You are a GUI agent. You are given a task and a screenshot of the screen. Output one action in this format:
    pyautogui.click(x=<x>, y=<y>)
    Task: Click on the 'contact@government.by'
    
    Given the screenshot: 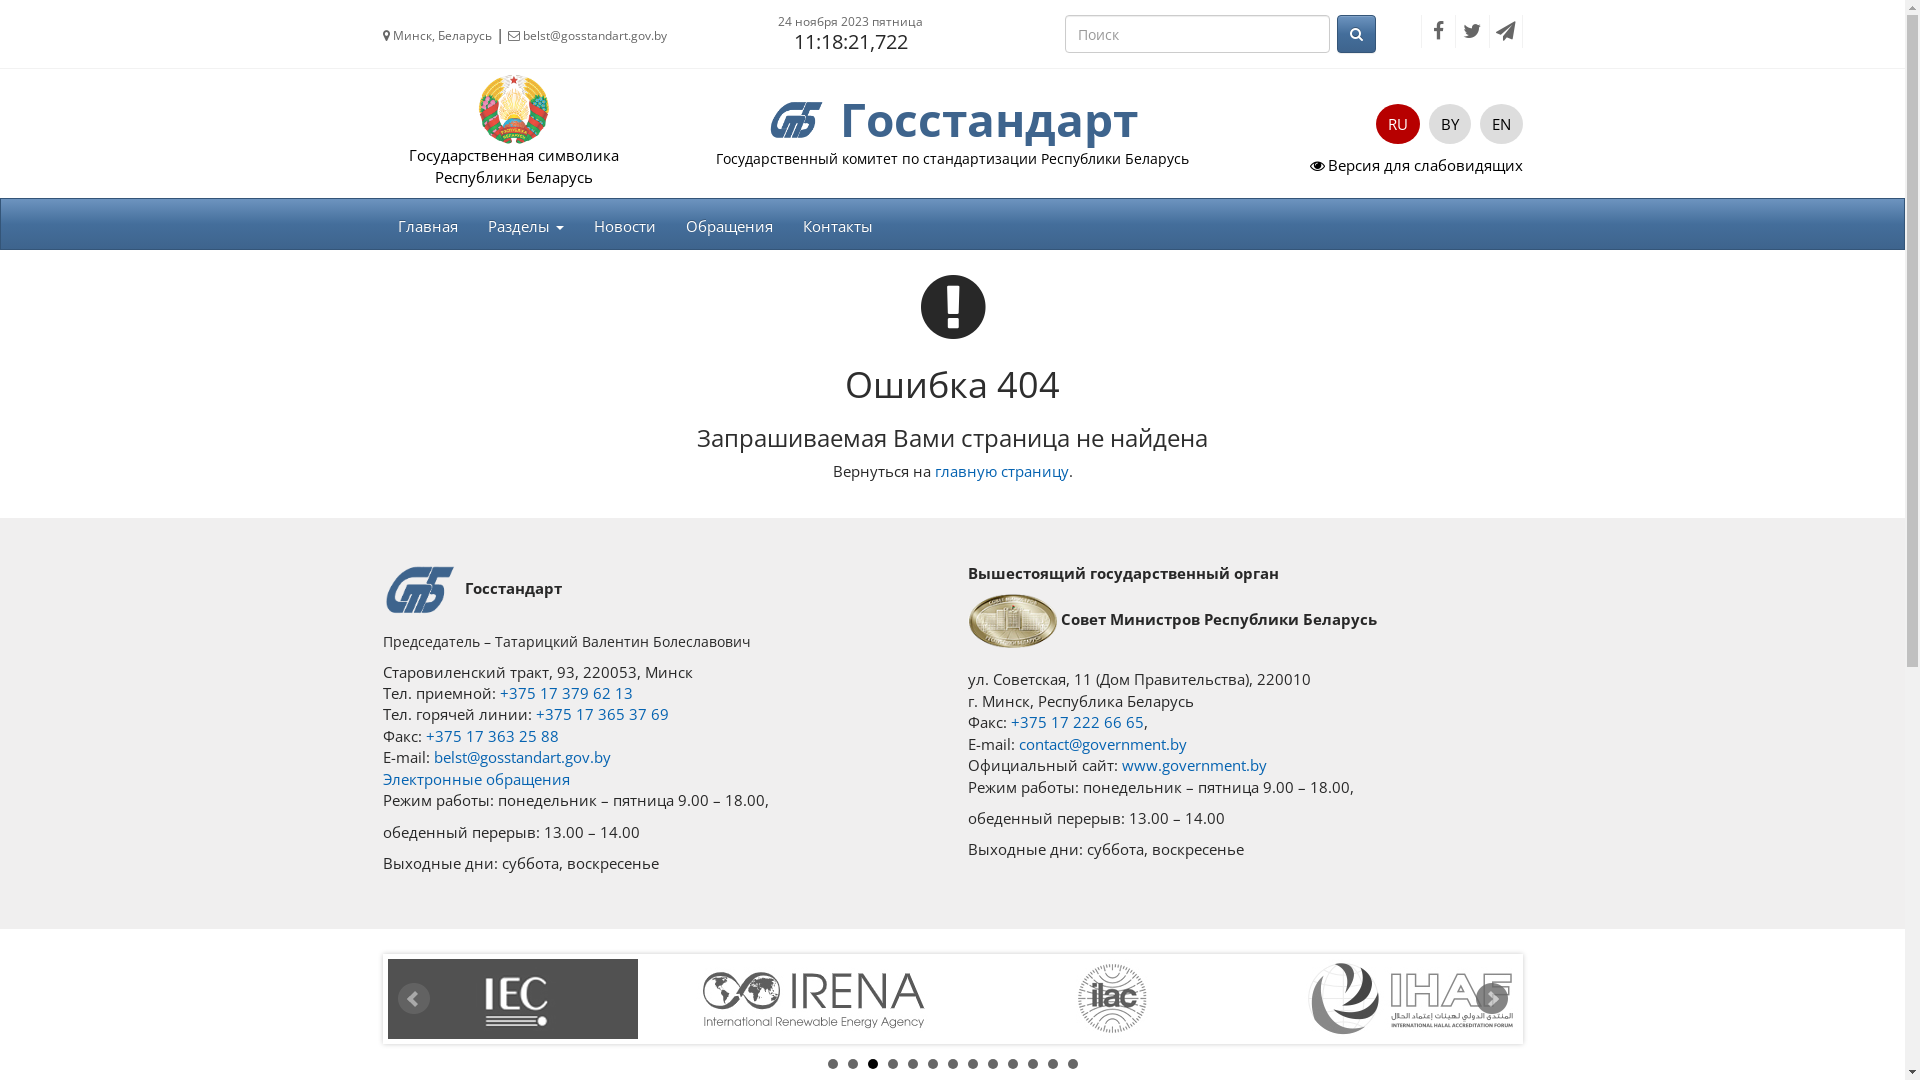 What is the action you would take?
    pyautogui.click(x=1098, y=744)
    